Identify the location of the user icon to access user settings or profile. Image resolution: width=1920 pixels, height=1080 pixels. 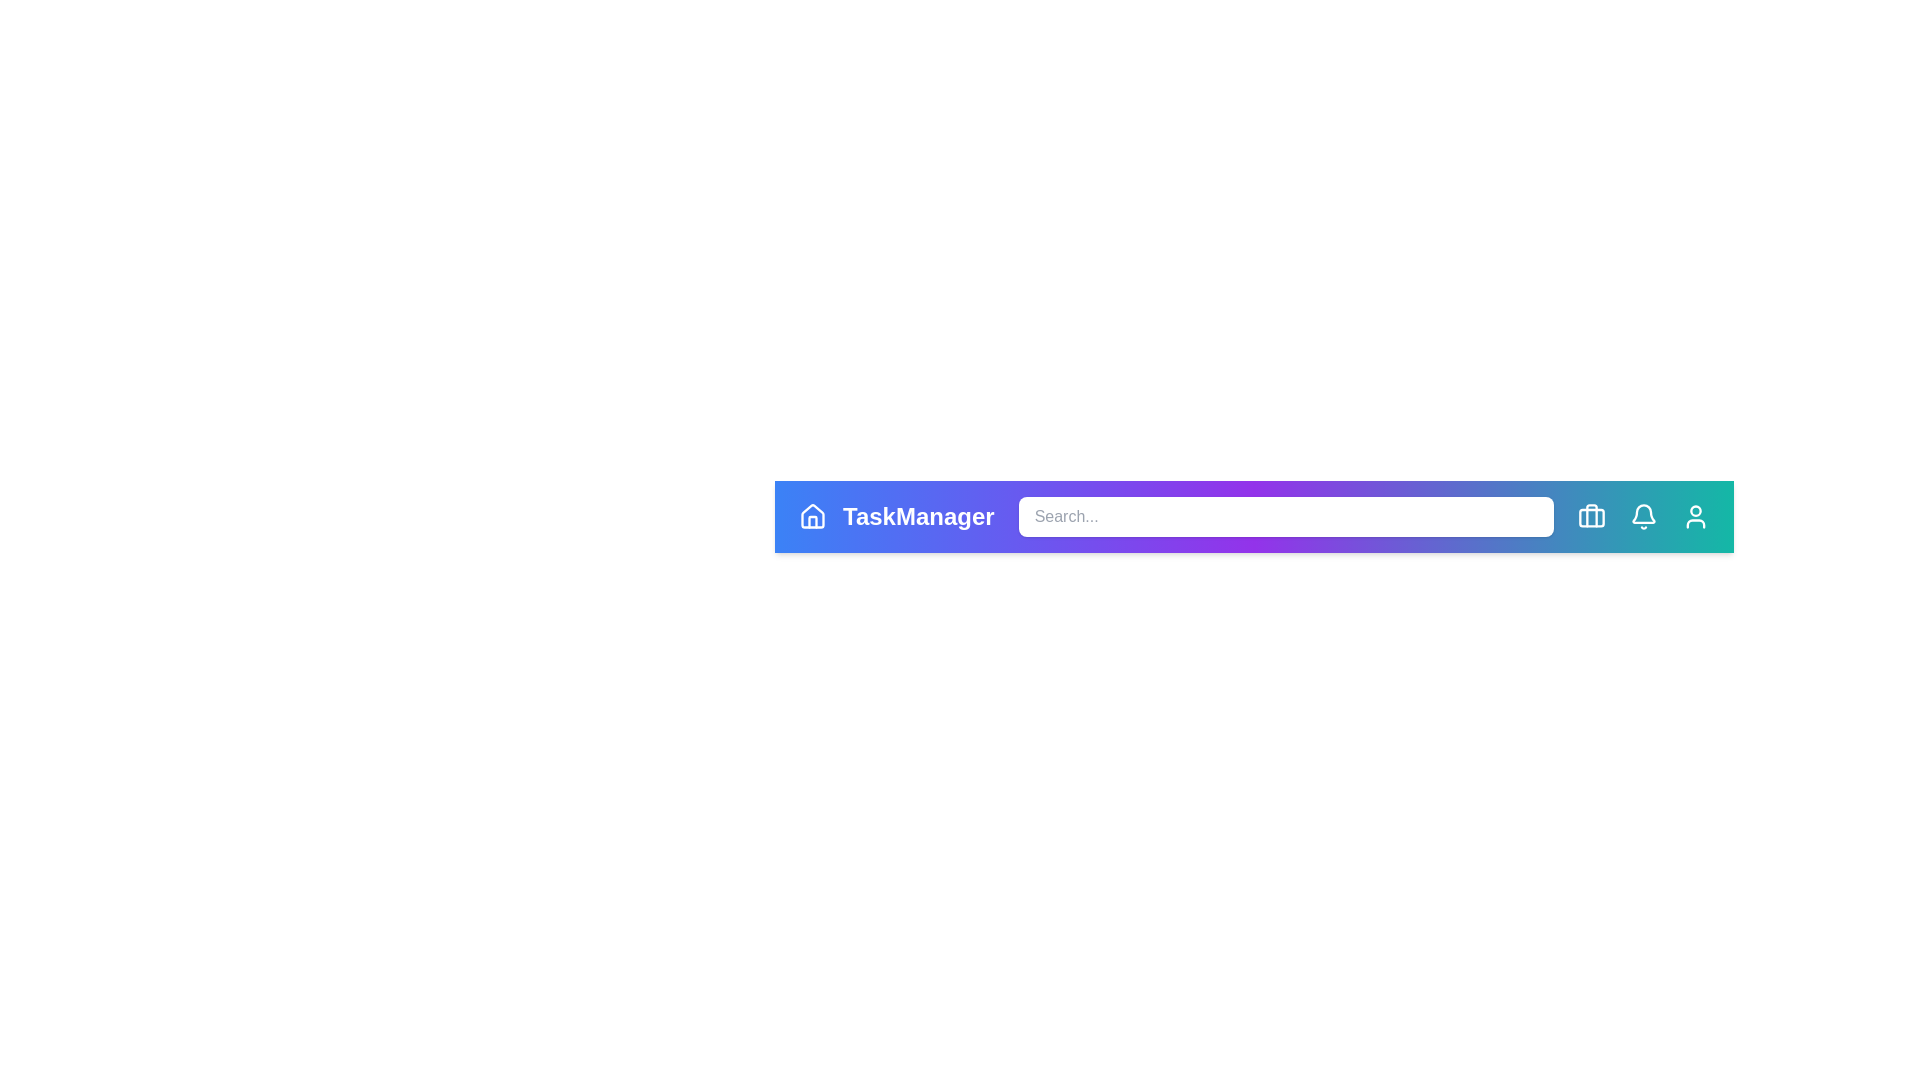
(1694, 515).